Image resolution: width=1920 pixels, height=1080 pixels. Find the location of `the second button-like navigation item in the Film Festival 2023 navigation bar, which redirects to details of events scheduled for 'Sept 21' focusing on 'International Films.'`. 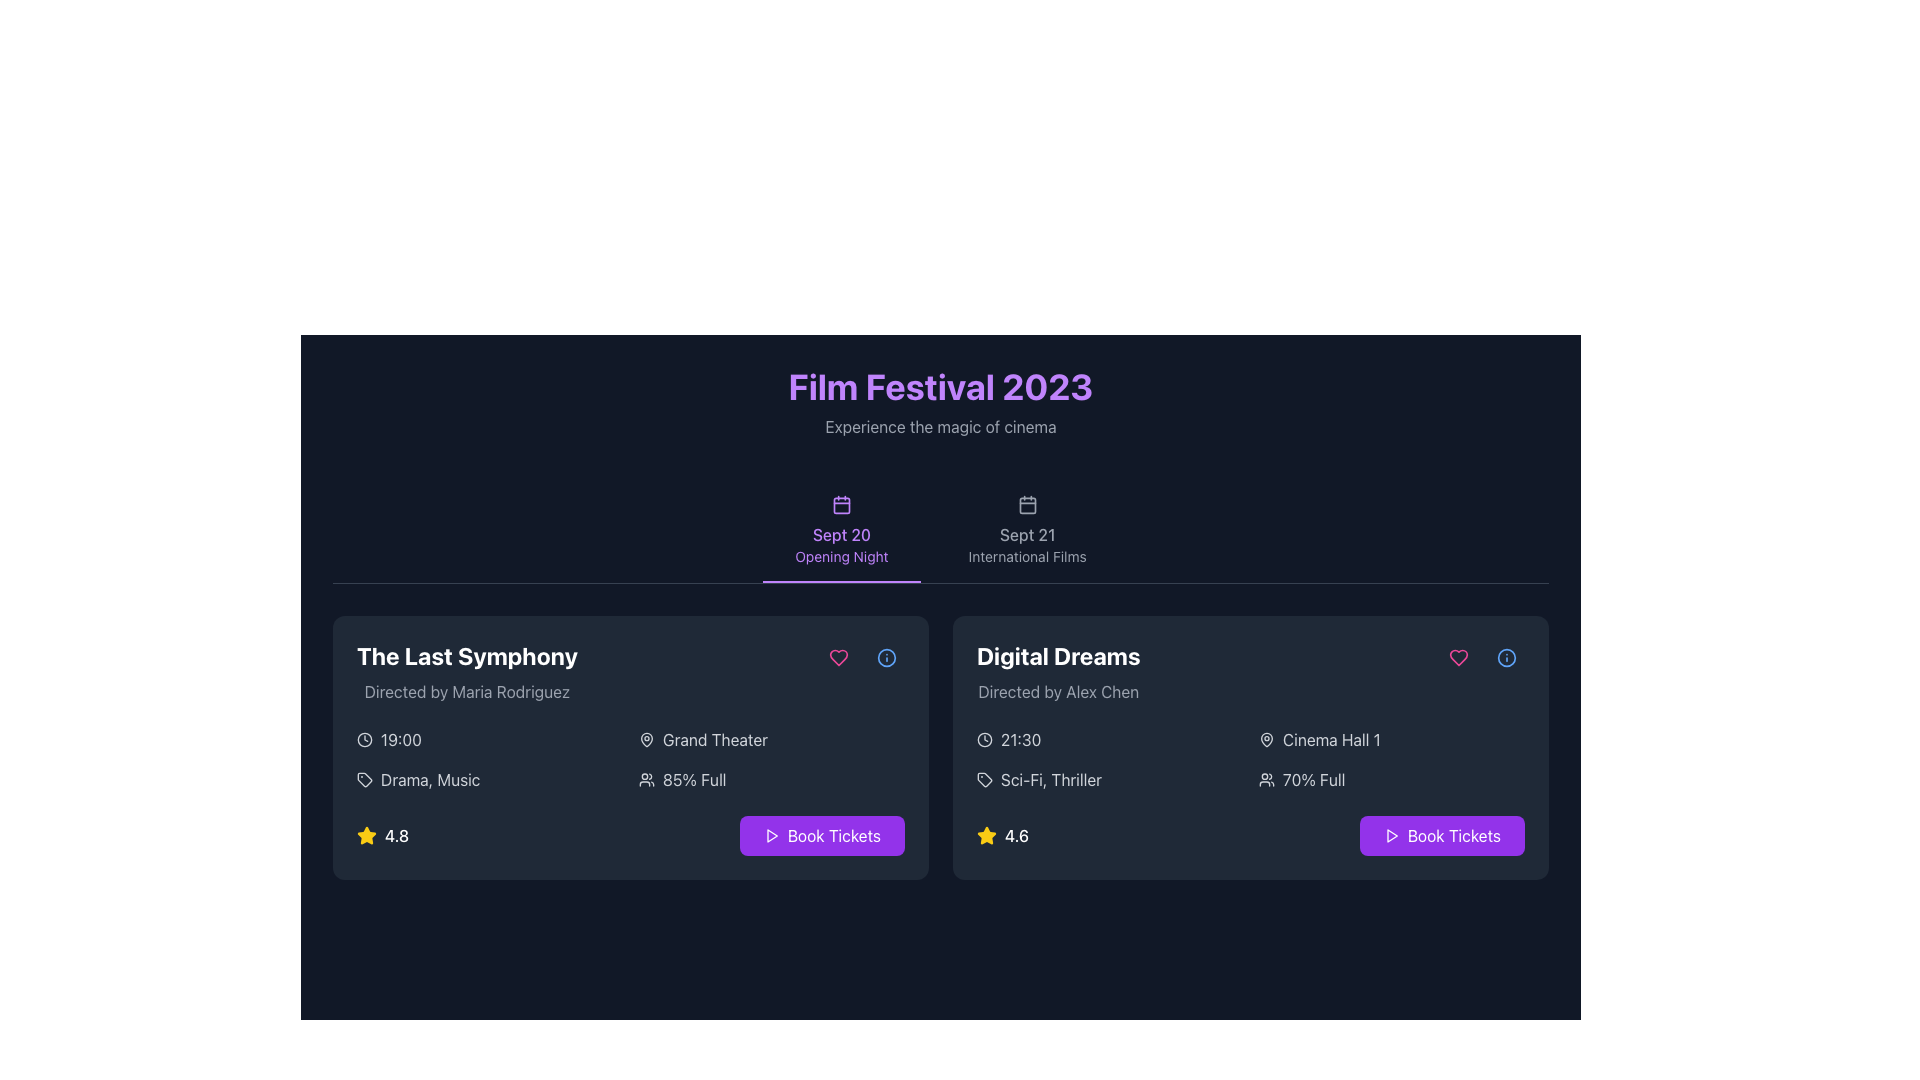

the second button-like navigation item in the Film Festival 2023 navigation bar, which redirects to details of events scheduled for 'Sept 21' focusing on 'International Films.' is located at coordinates (1027, 530).